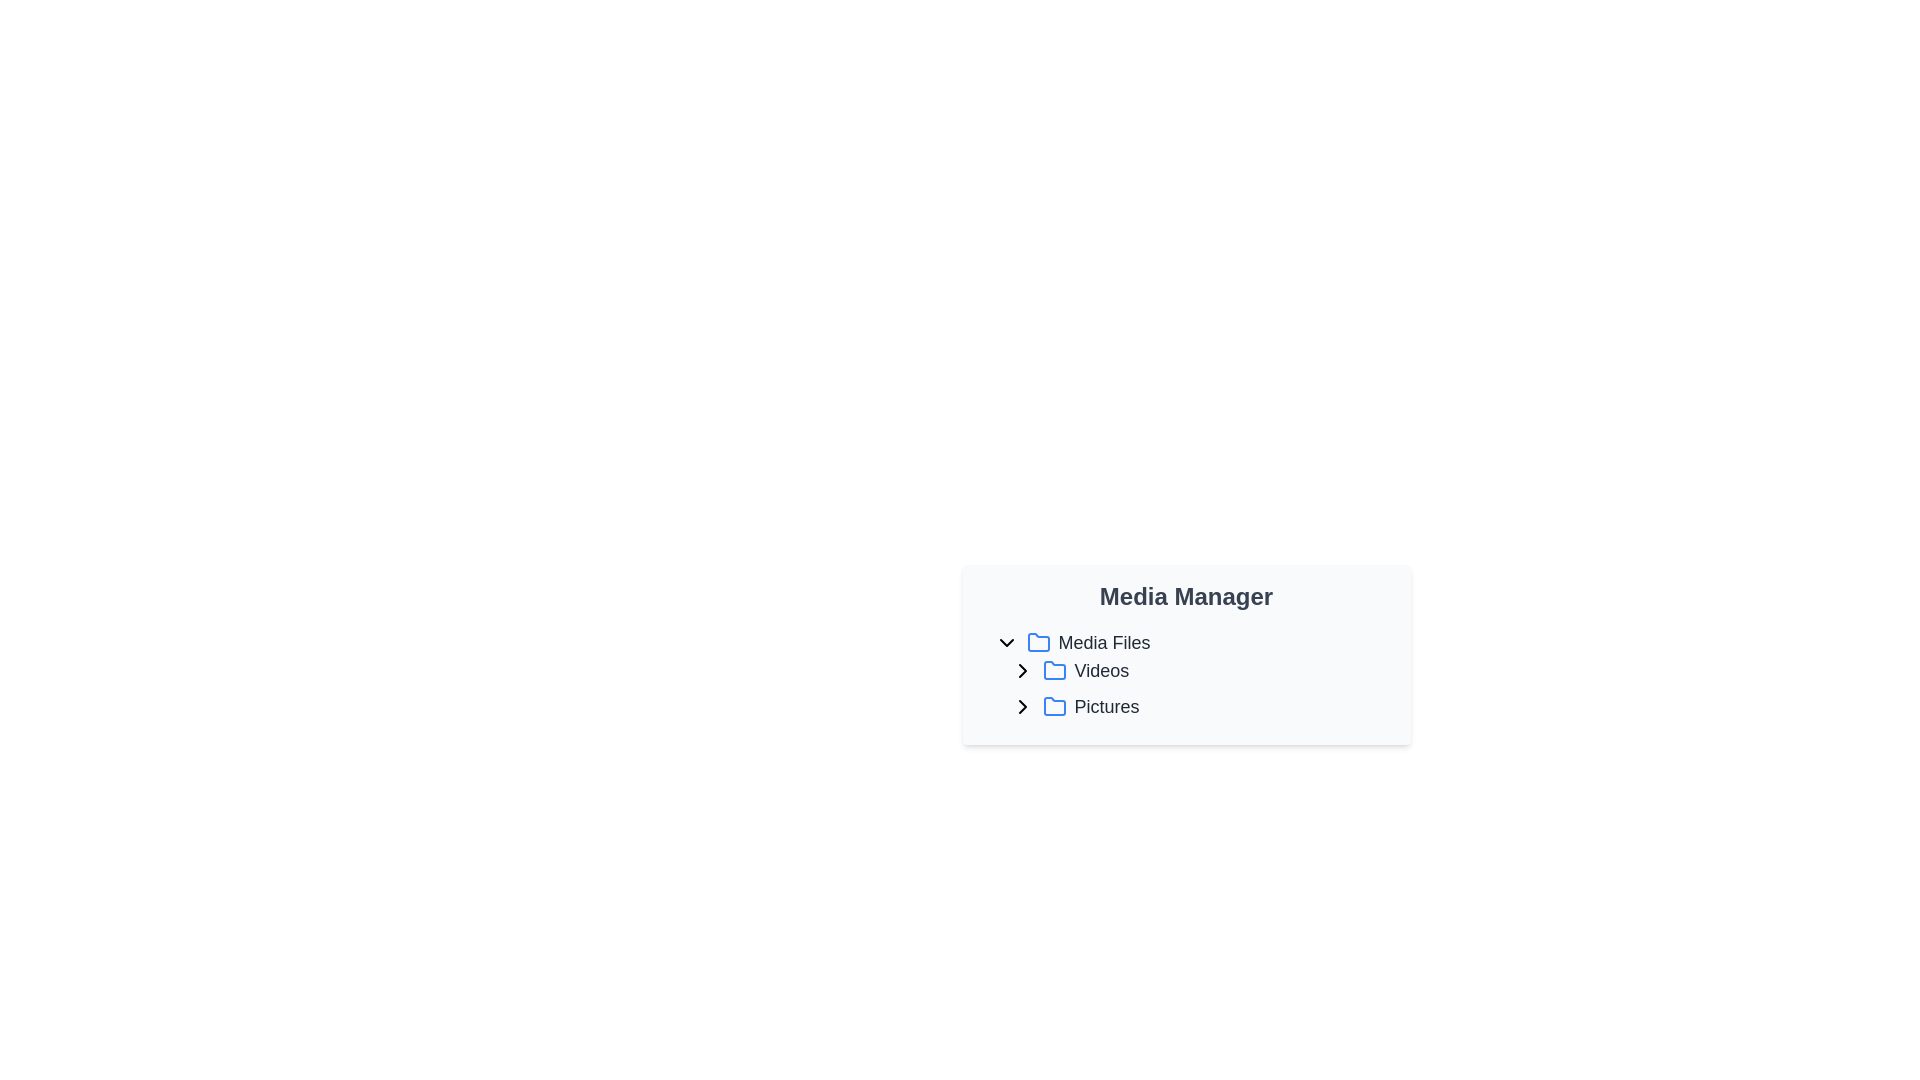 The image size is (1920, 1080). I want to click on the blue folder icon located in the 'Media Manager' section, next to the 'Media Files' text, so click(1038, 642).